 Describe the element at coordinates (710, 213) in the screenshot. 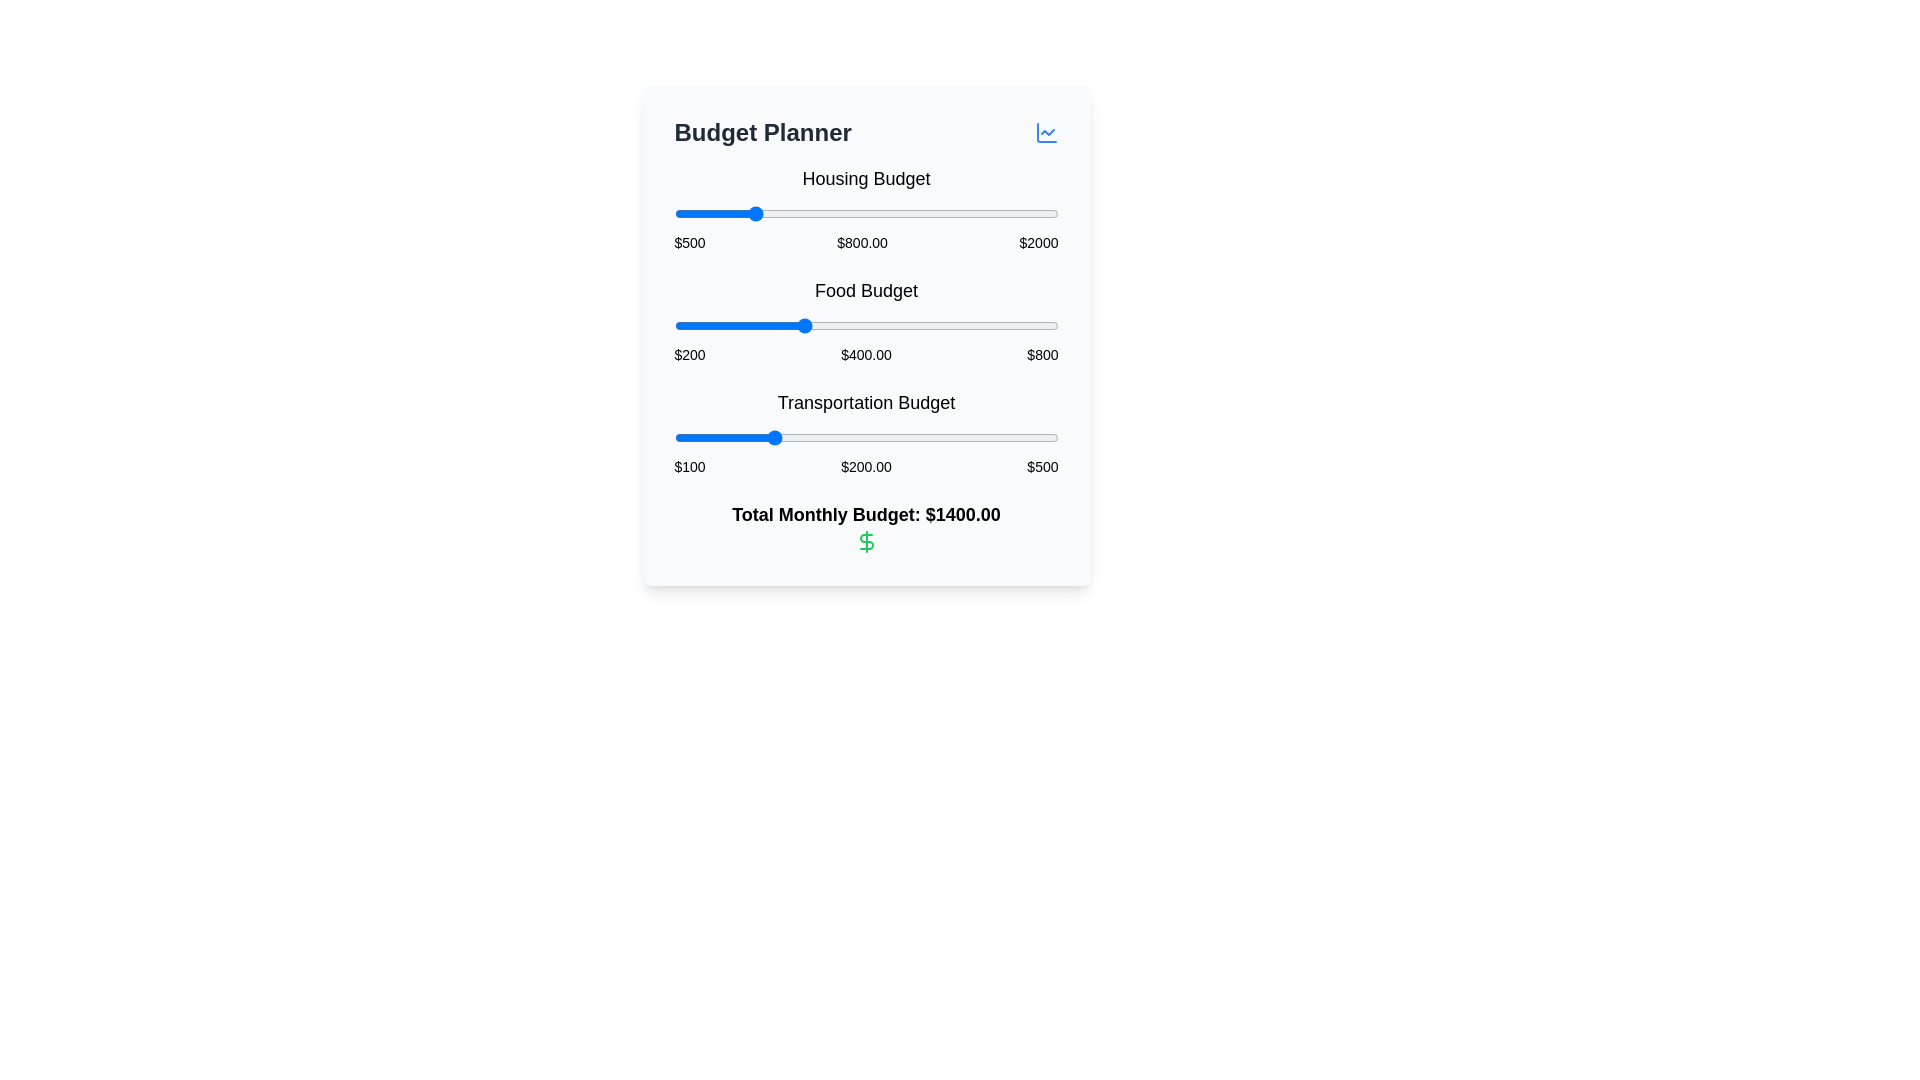

I see `the housing budget slider` at that location.